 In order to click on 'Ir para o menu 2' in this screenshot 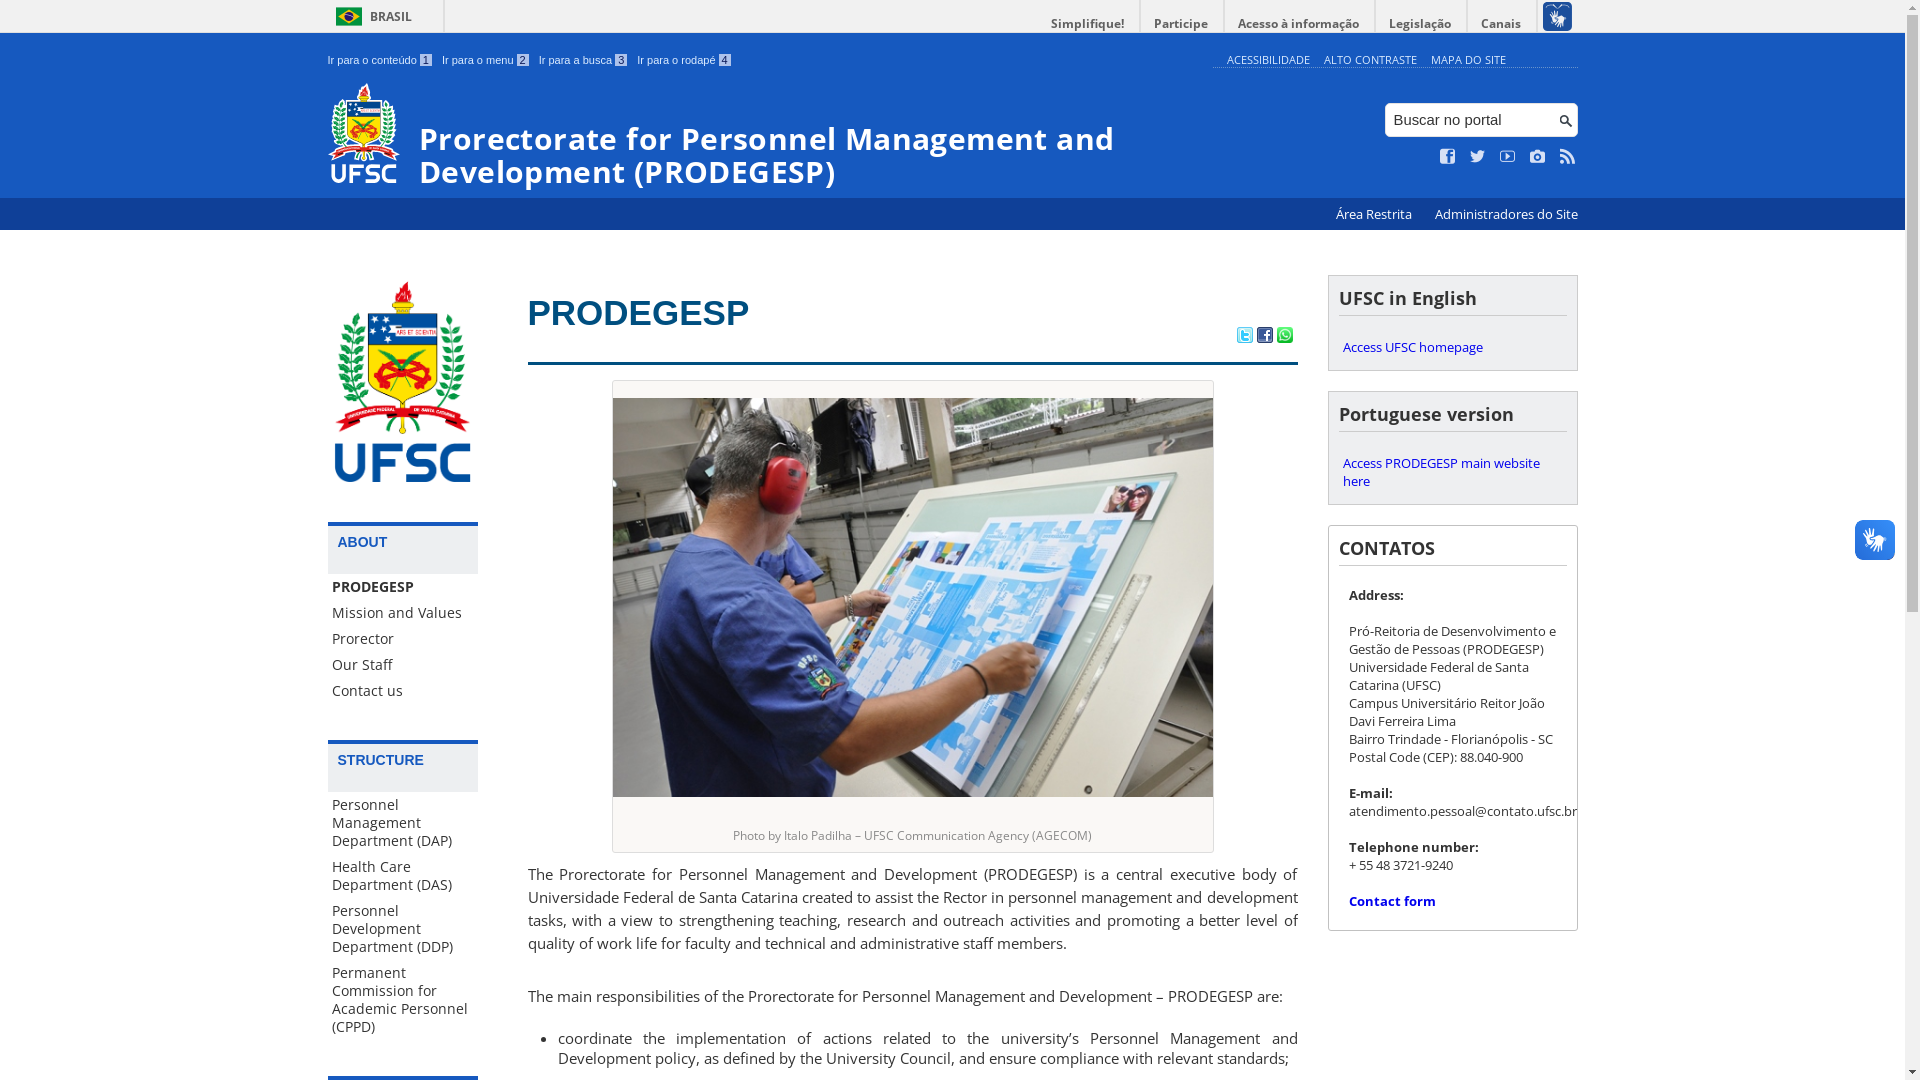, I will do `click(485, 59)`.